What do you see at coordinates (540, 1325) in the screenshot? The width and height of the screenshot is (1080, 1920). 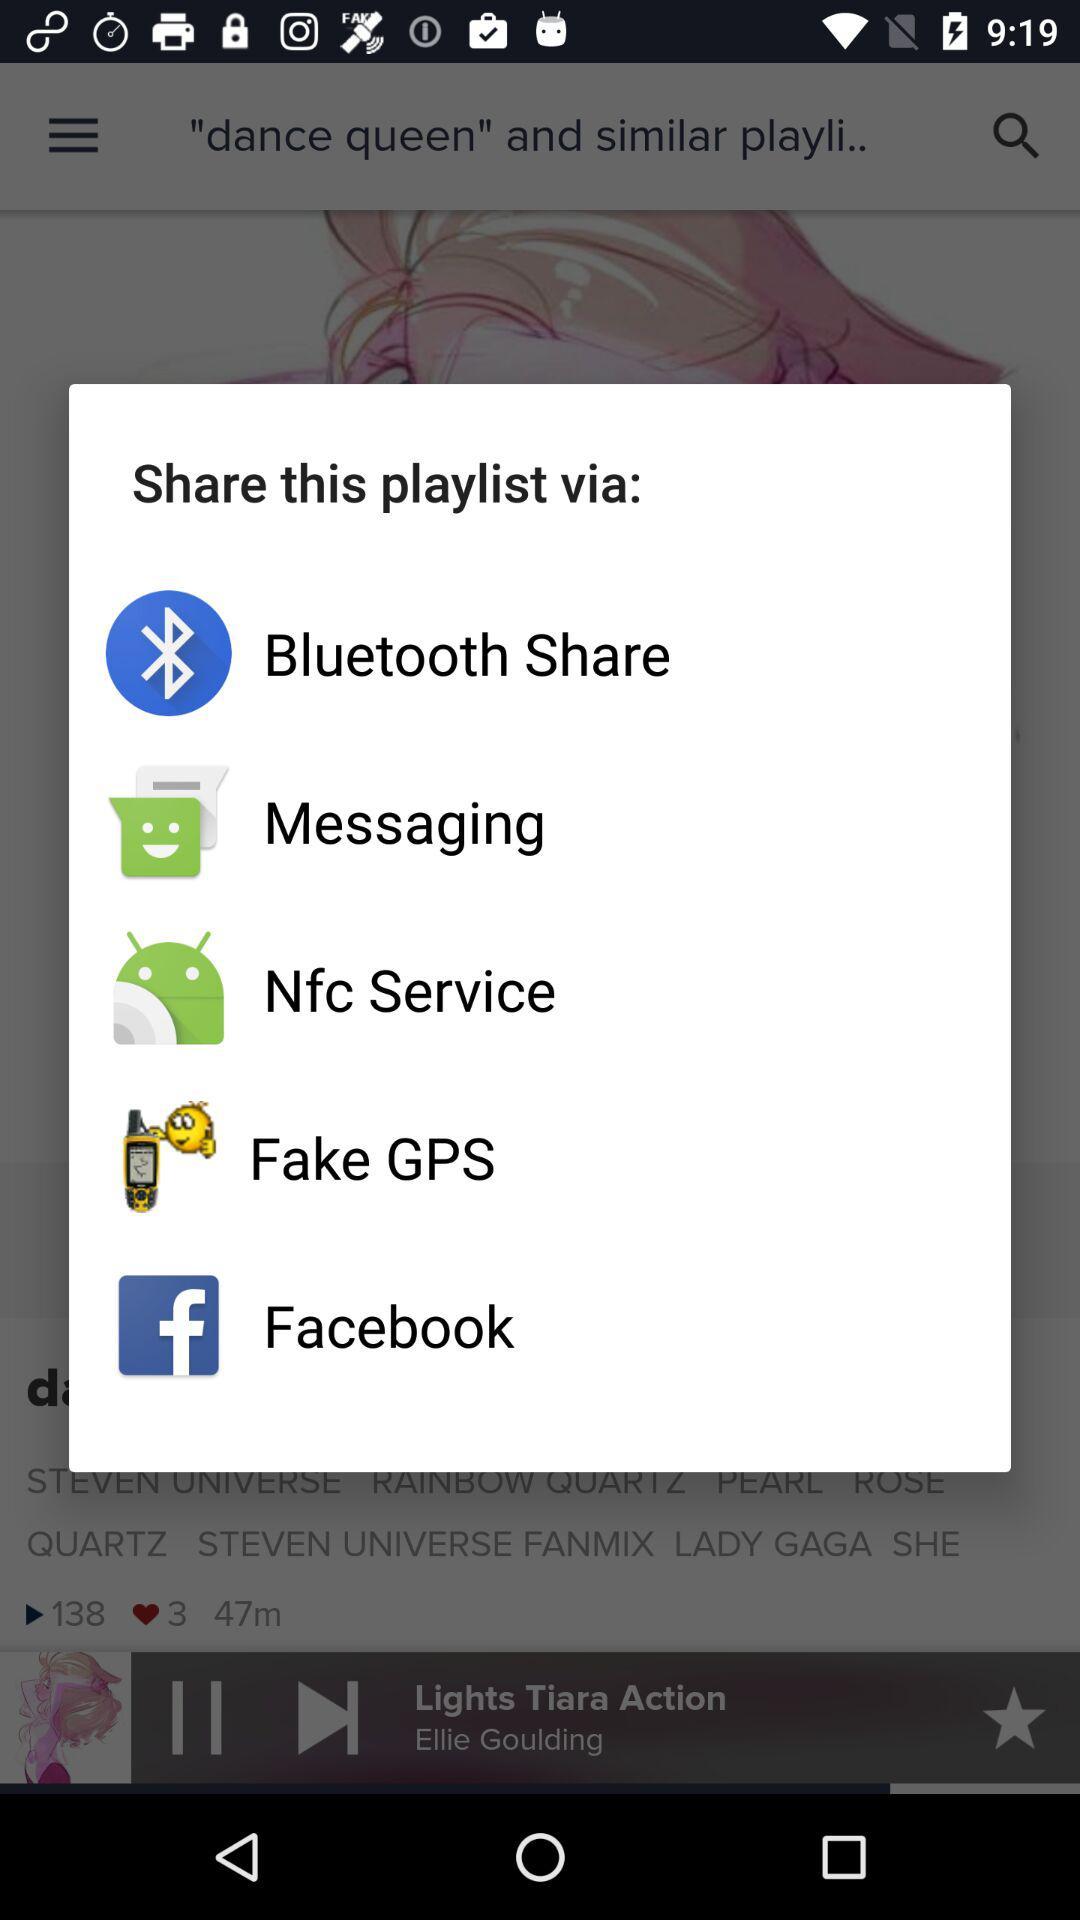 I see `the facebook` at bounding box center [540, 1325].